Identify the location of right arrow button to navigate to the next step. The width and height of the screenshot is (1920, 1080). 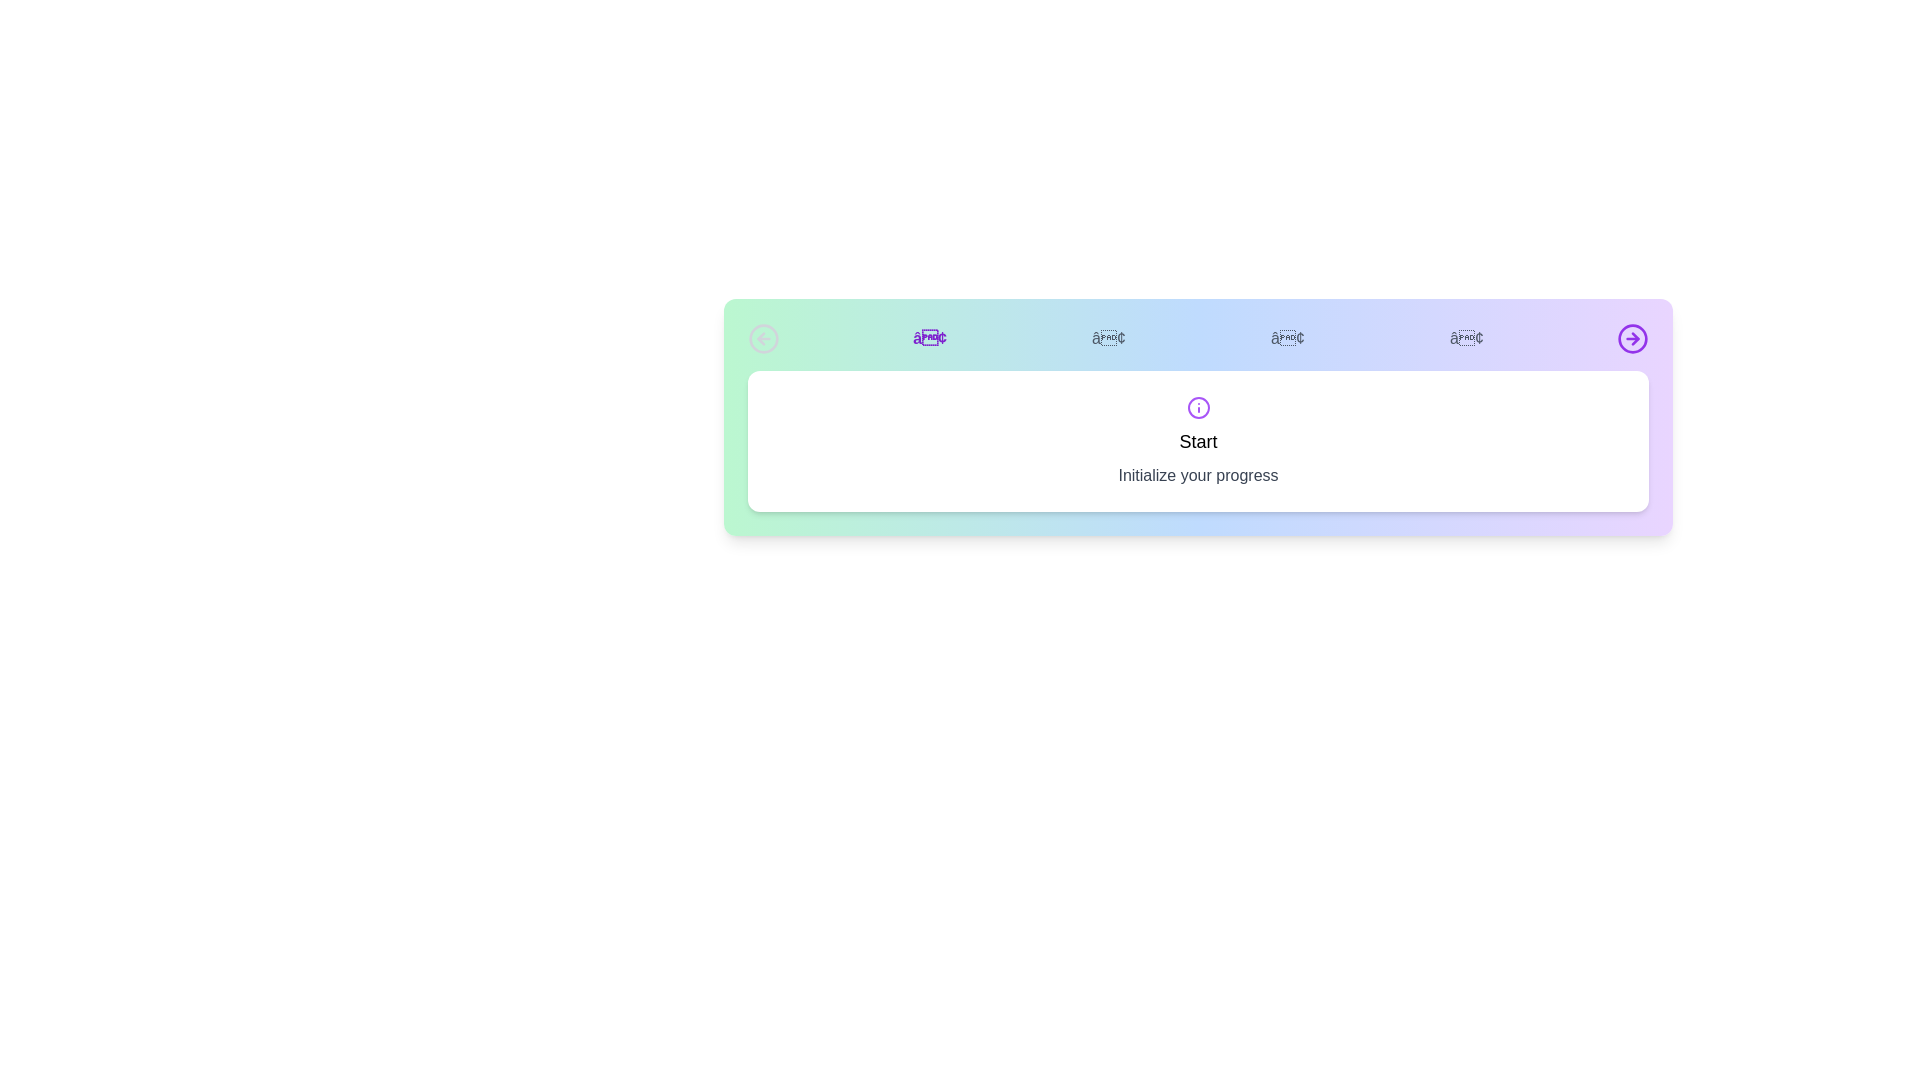
(1632, 338).